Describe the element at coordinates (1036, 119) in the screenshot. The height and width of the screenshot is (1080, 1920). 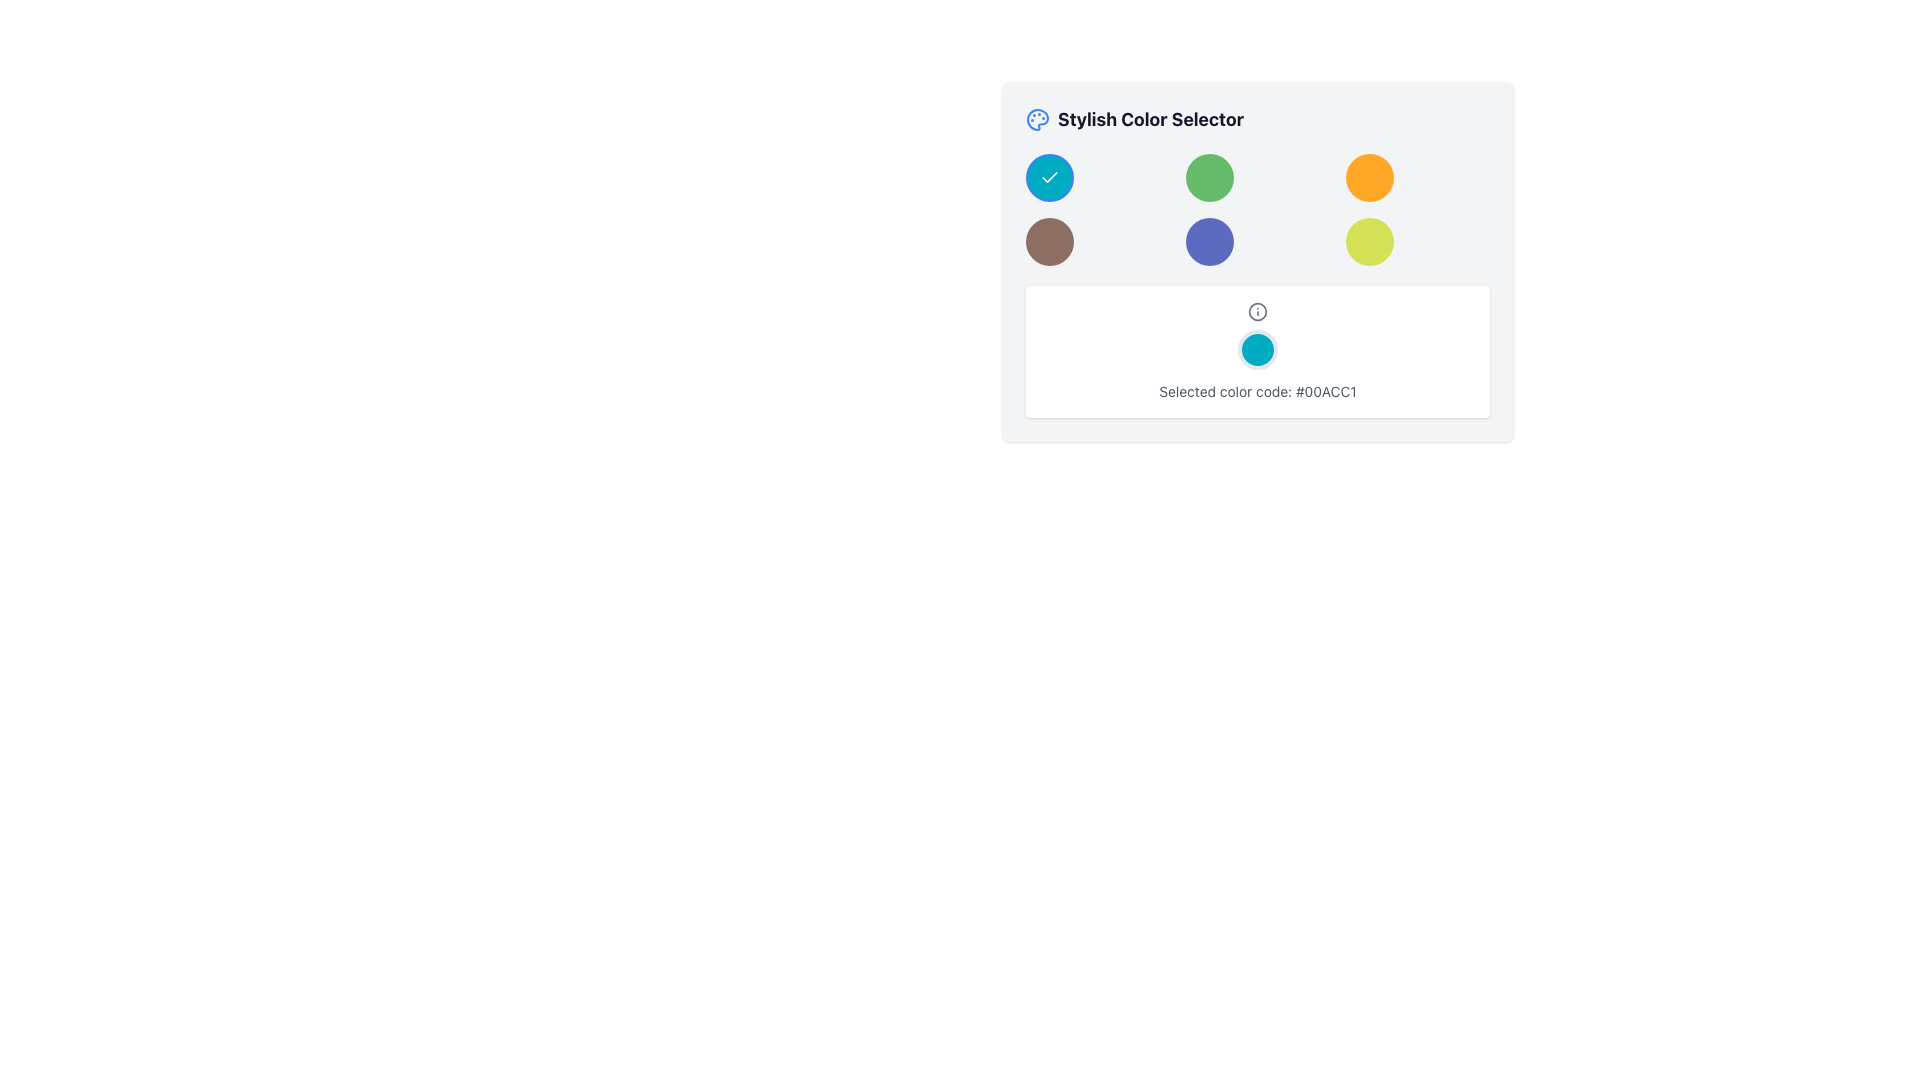
I see `the color palette icon located in the header next to 'Stylish Color Selector'` at that location.